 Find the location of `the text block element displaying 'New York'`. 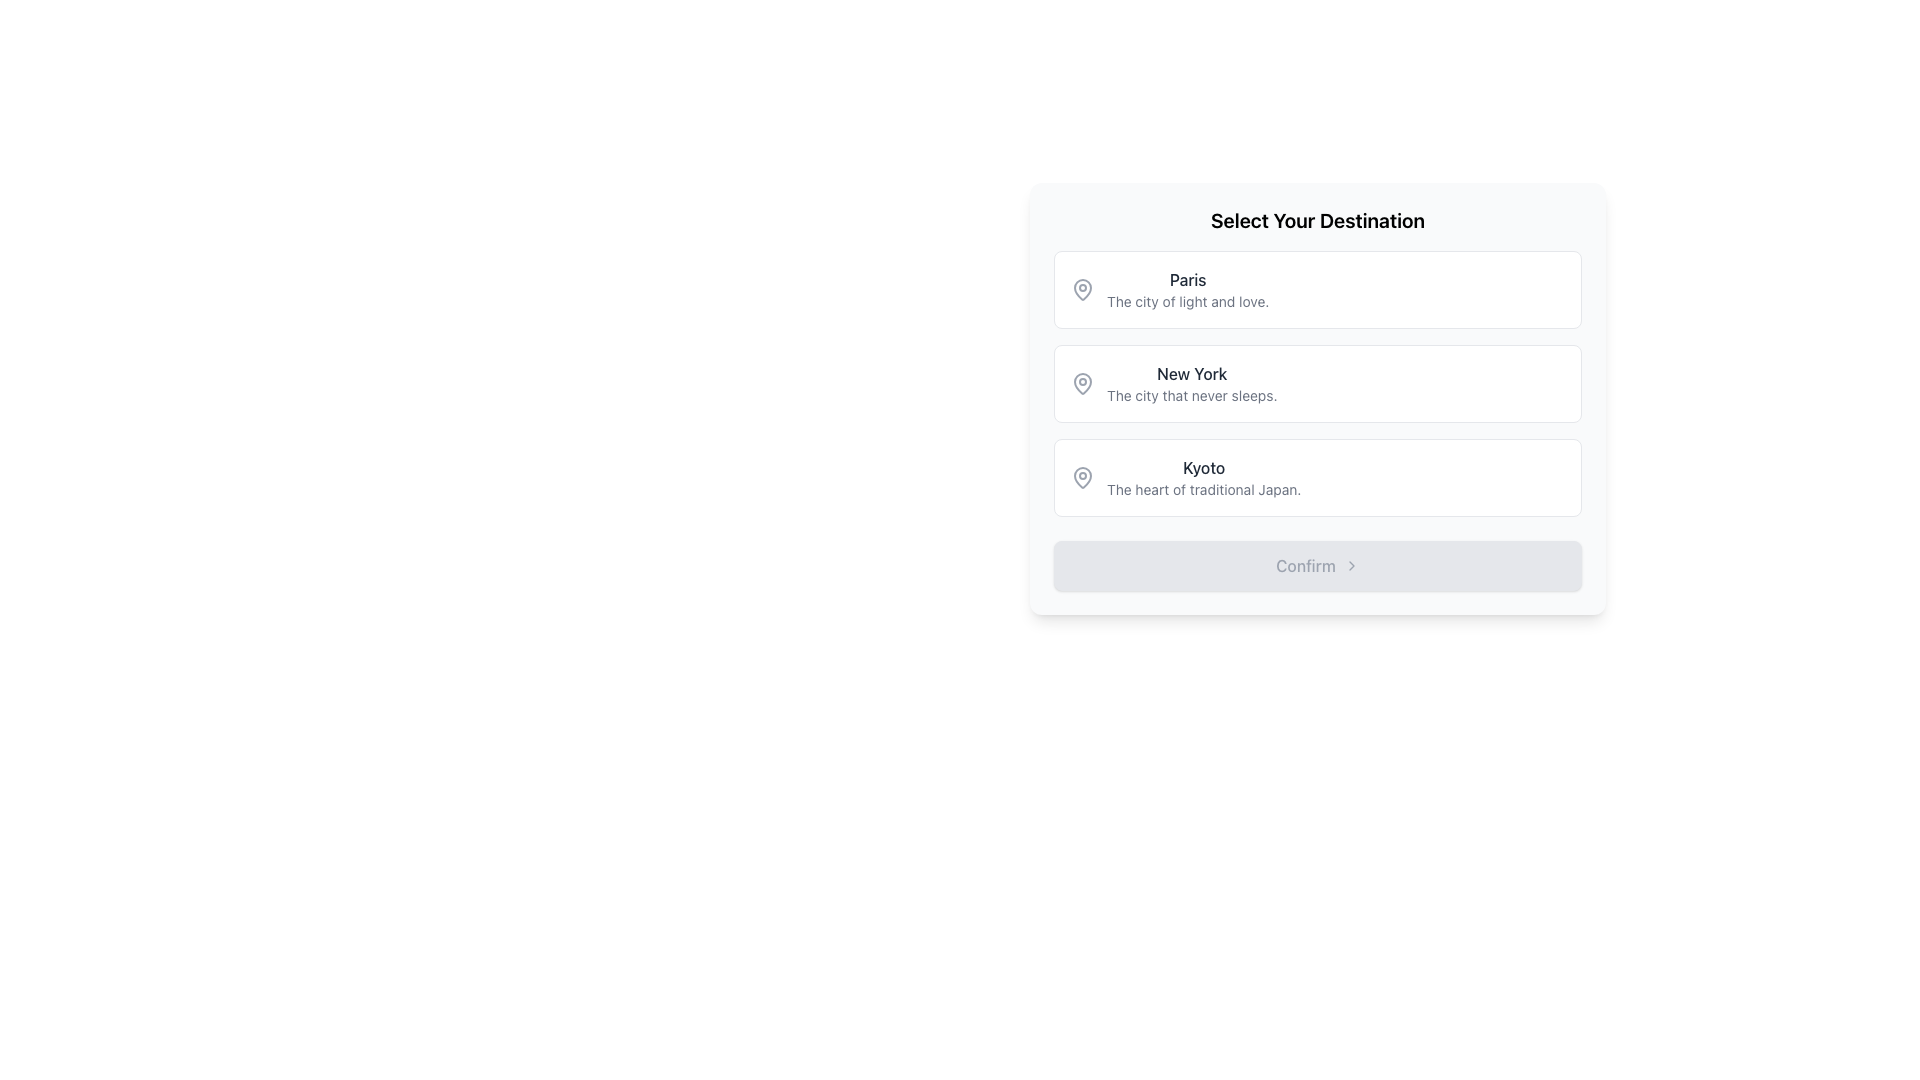

the text block element displaying 'New York' is located at coordinates (1192, 384).